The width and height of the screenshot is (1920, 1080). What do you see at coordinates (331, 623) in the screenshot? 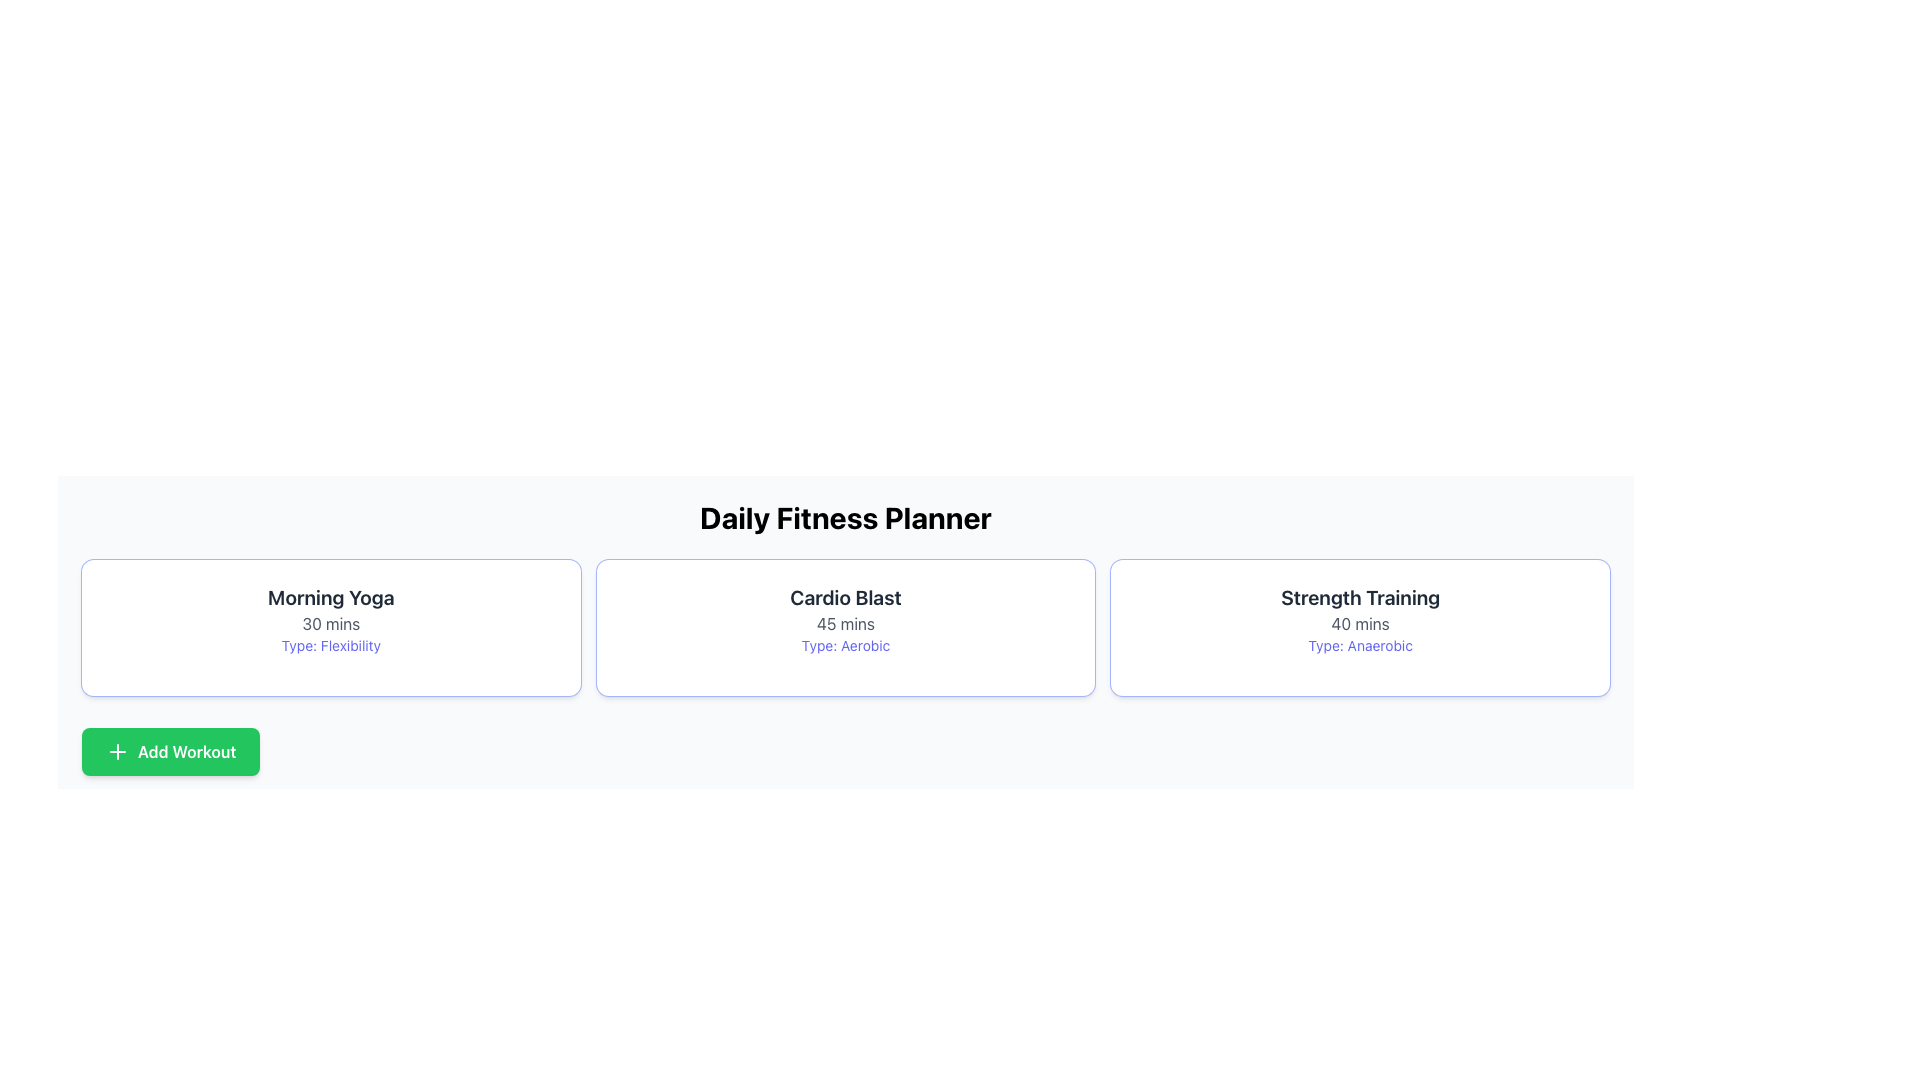
I see `the text label displaying '30 mins', which is located centrally below the title 'Morning Yoga' within the workout card` at bounding box center [331, 623].